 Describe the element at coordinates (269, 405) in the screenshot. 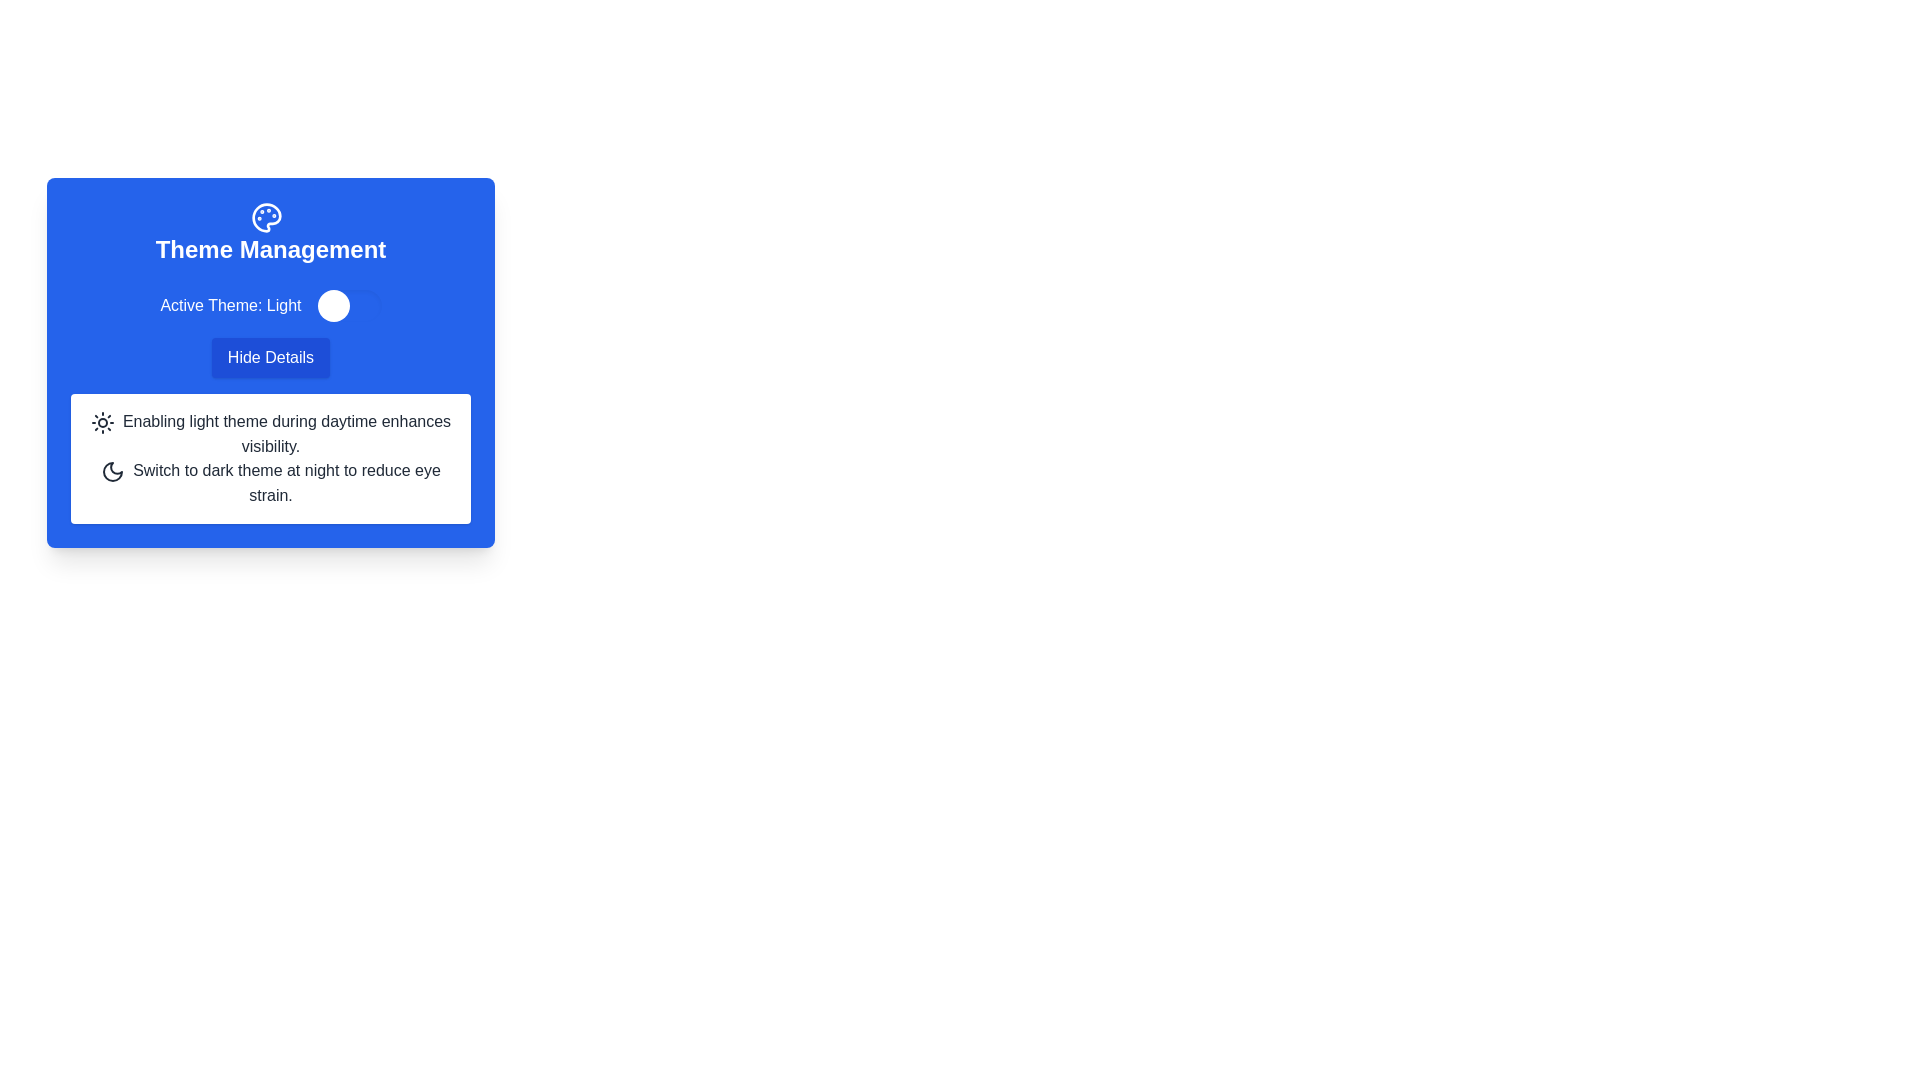

I see `the Informational card located in the third major section of the 'Theme Management' card, below the 'Active Theme: Light' section with its toggle switch and 'Hide Details' button` at that location.